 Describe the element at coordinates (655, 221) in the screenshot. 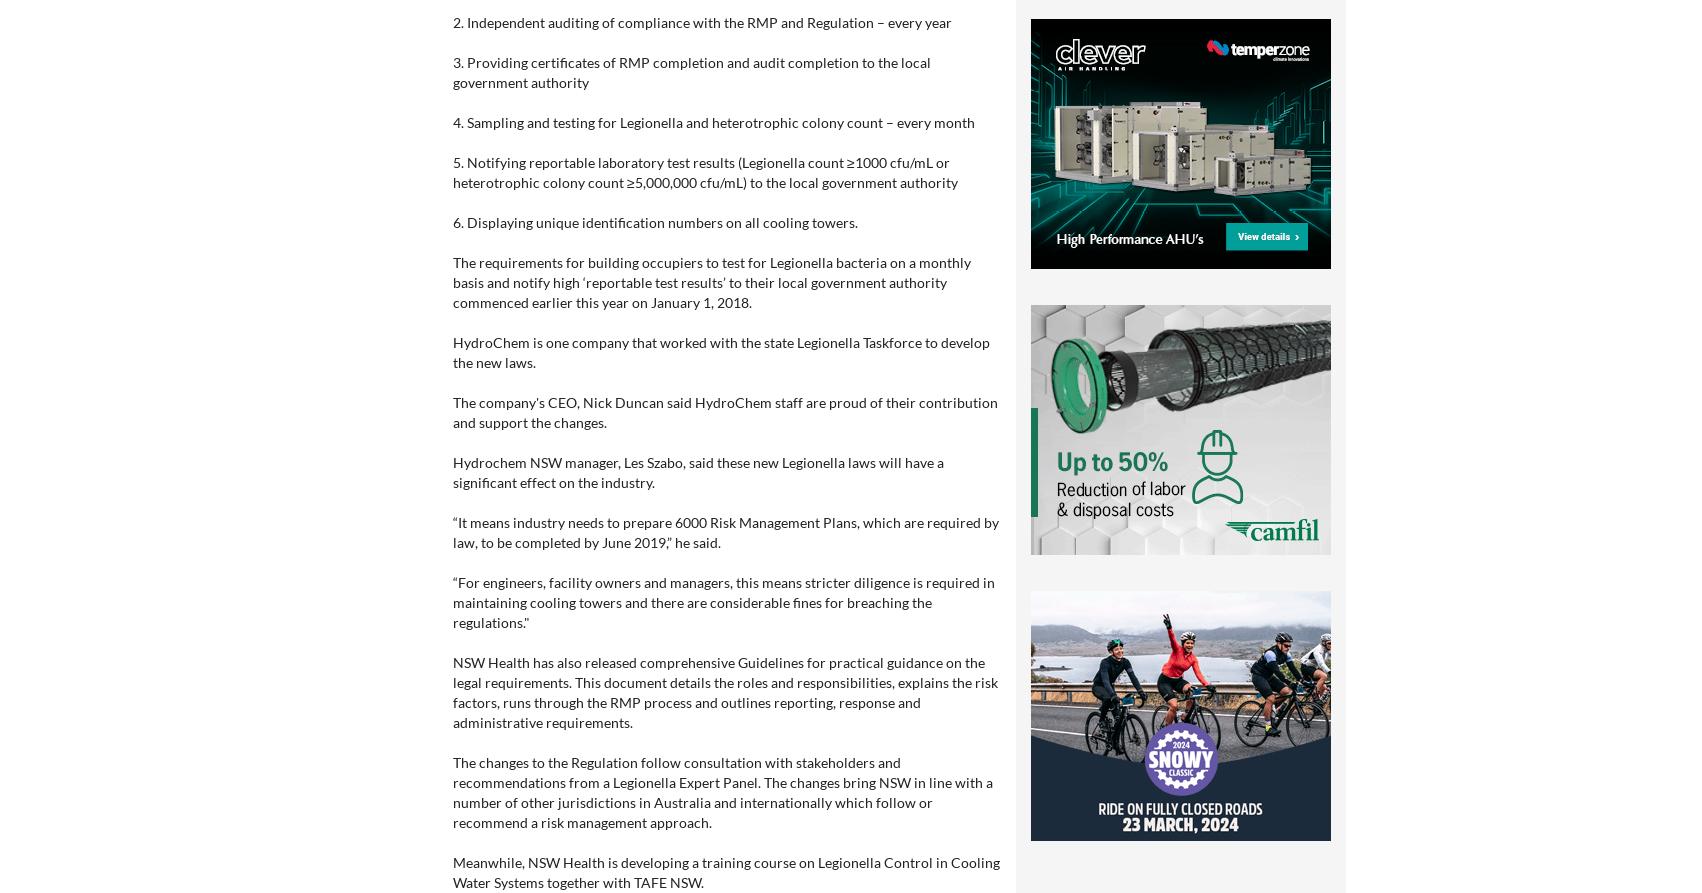

I see `'6. Displaying unique identification numbers on all cooling towers.'` at that location.